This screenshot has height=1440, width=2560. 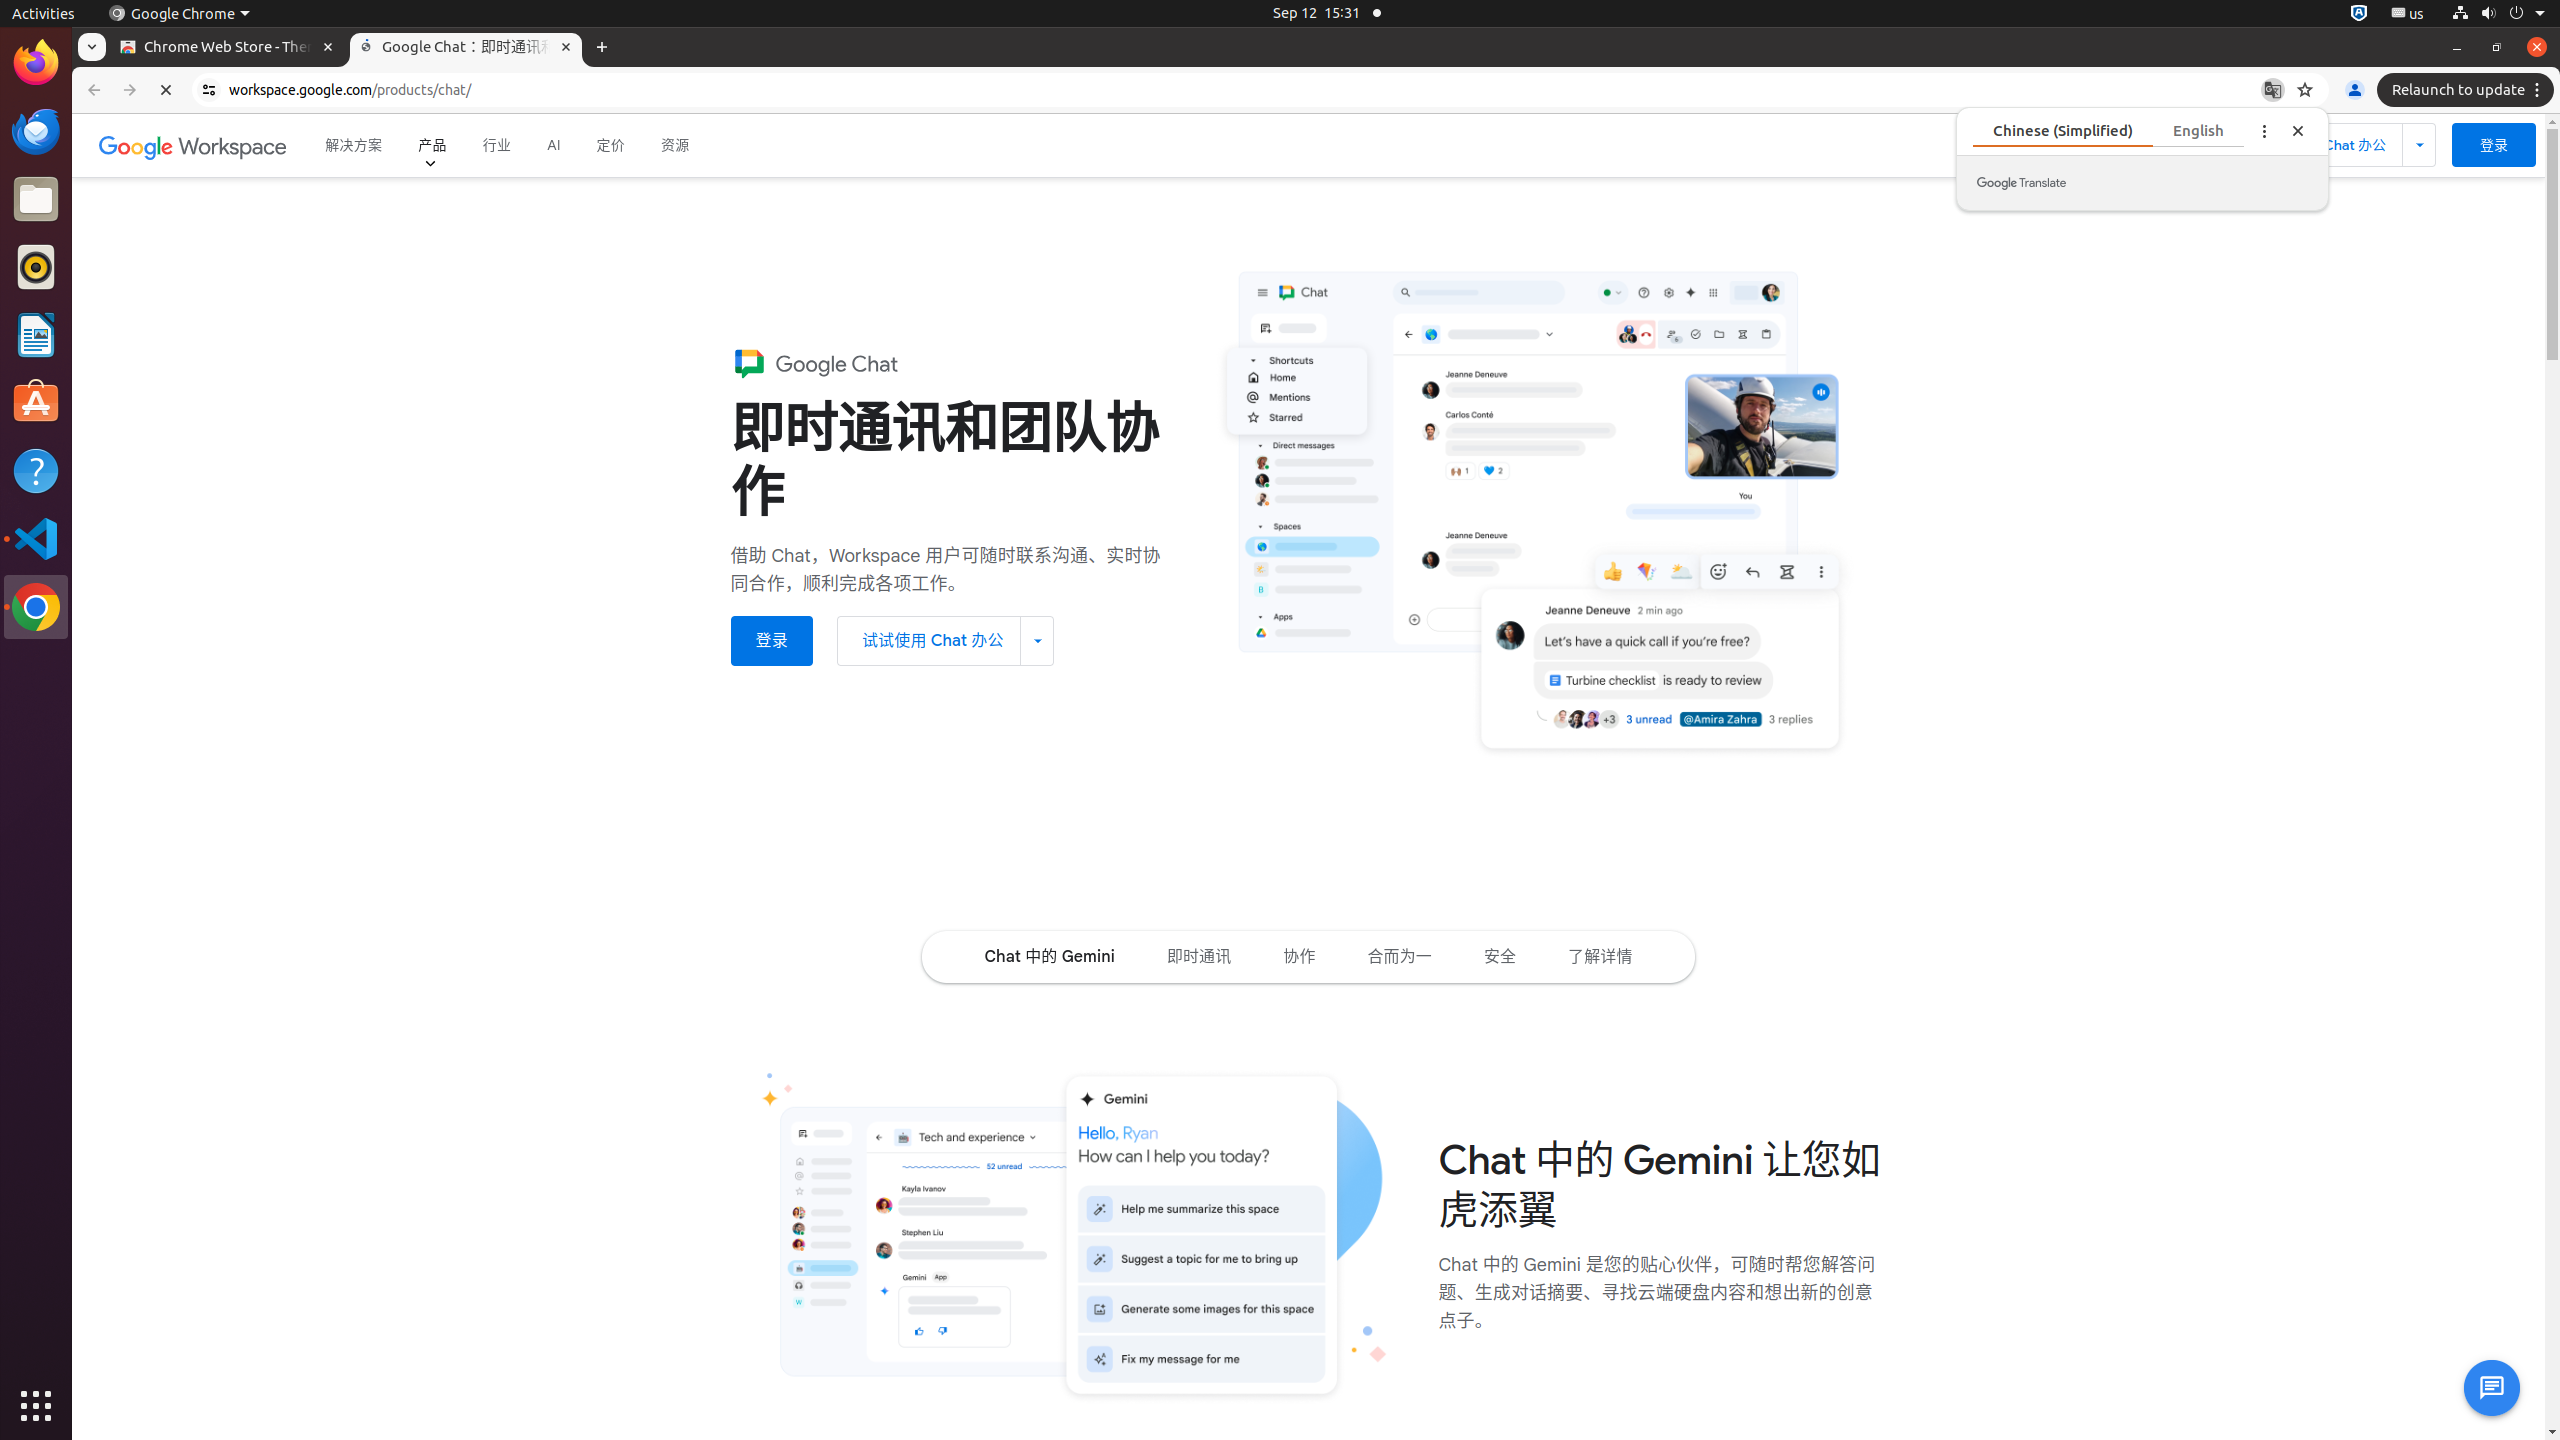 What do you see at coordinates (36, 61) in the screenshot?
I see `'Firefox Web Browser'` at bounding box center [36, 61].